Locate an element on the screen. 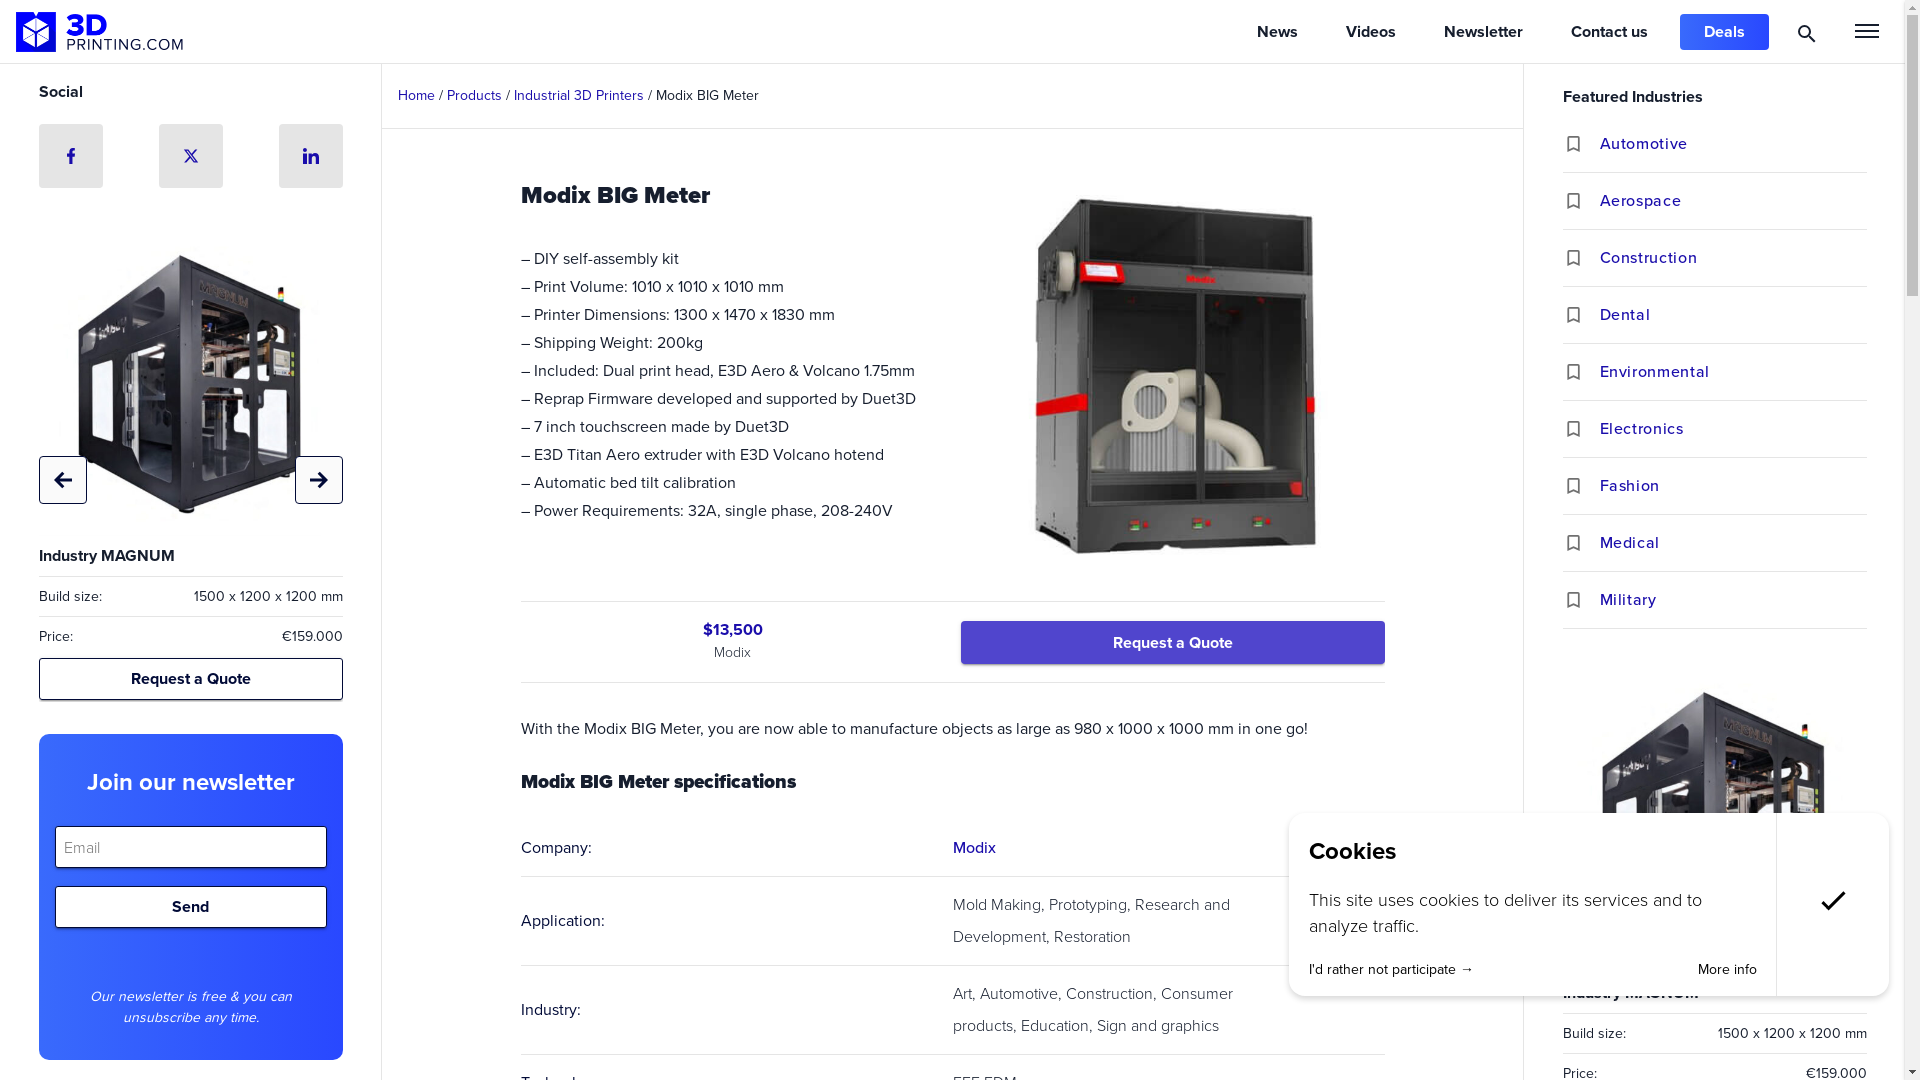 This screenshot has height=1080, width=1920. 'Electronics' is located at coordinates (1732, 427).